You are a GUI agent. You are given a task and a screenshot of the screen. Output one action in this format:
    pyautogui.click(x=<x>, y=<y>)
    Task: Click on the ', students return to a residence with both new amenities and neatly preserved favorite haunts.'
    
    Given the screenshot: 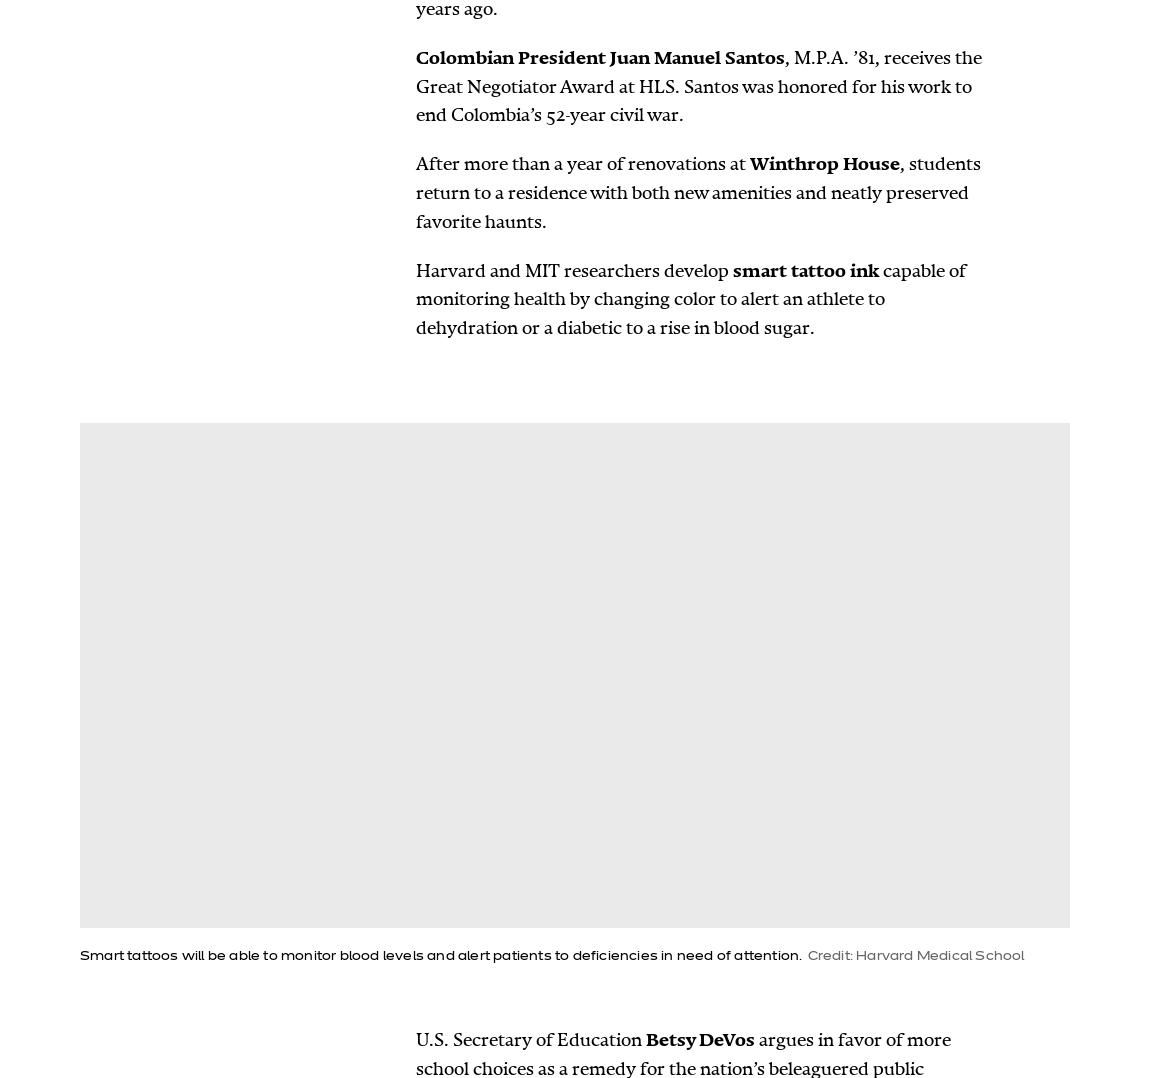 What is the action you would take?
    pyautogui.click(x=415, y=191)
    